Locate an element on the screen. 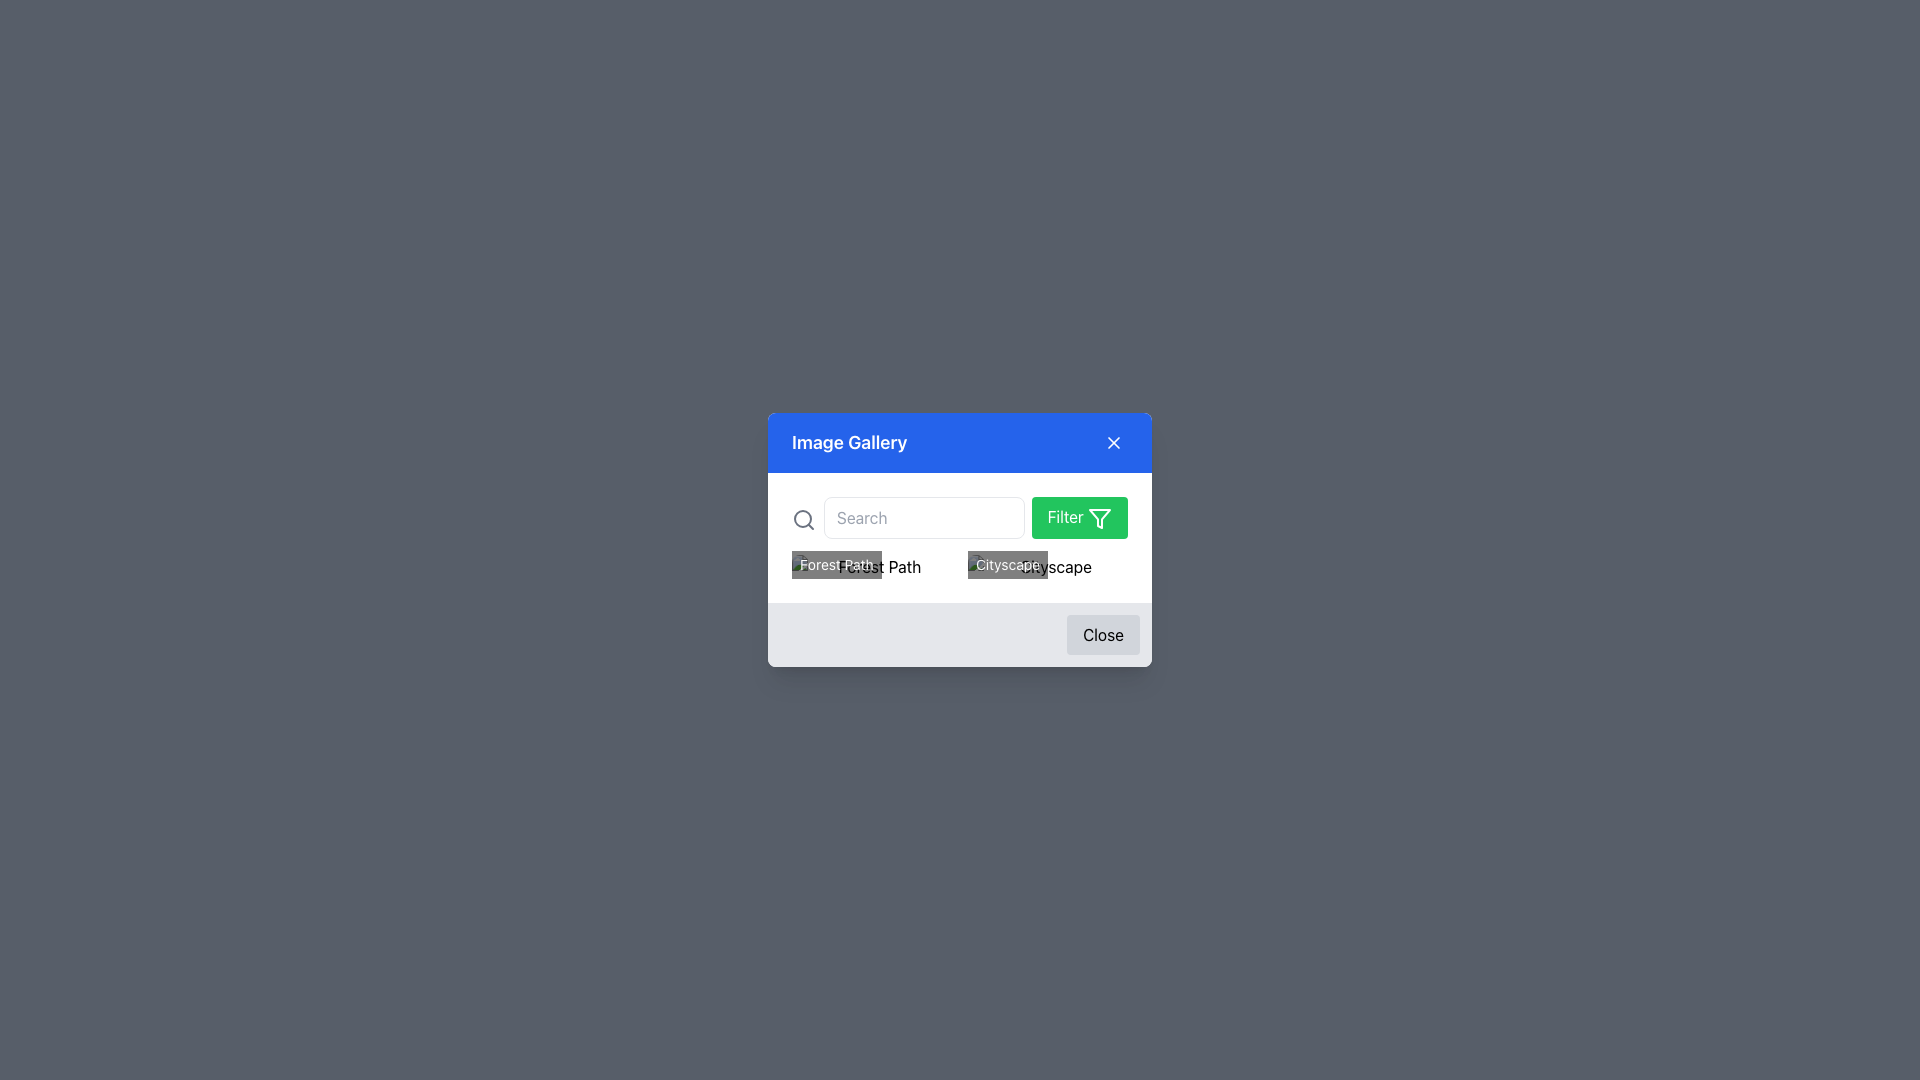  the close button located at the far right of the blue title bar on the 'Image Gallery' modal is located at coordinates (1112, 442).